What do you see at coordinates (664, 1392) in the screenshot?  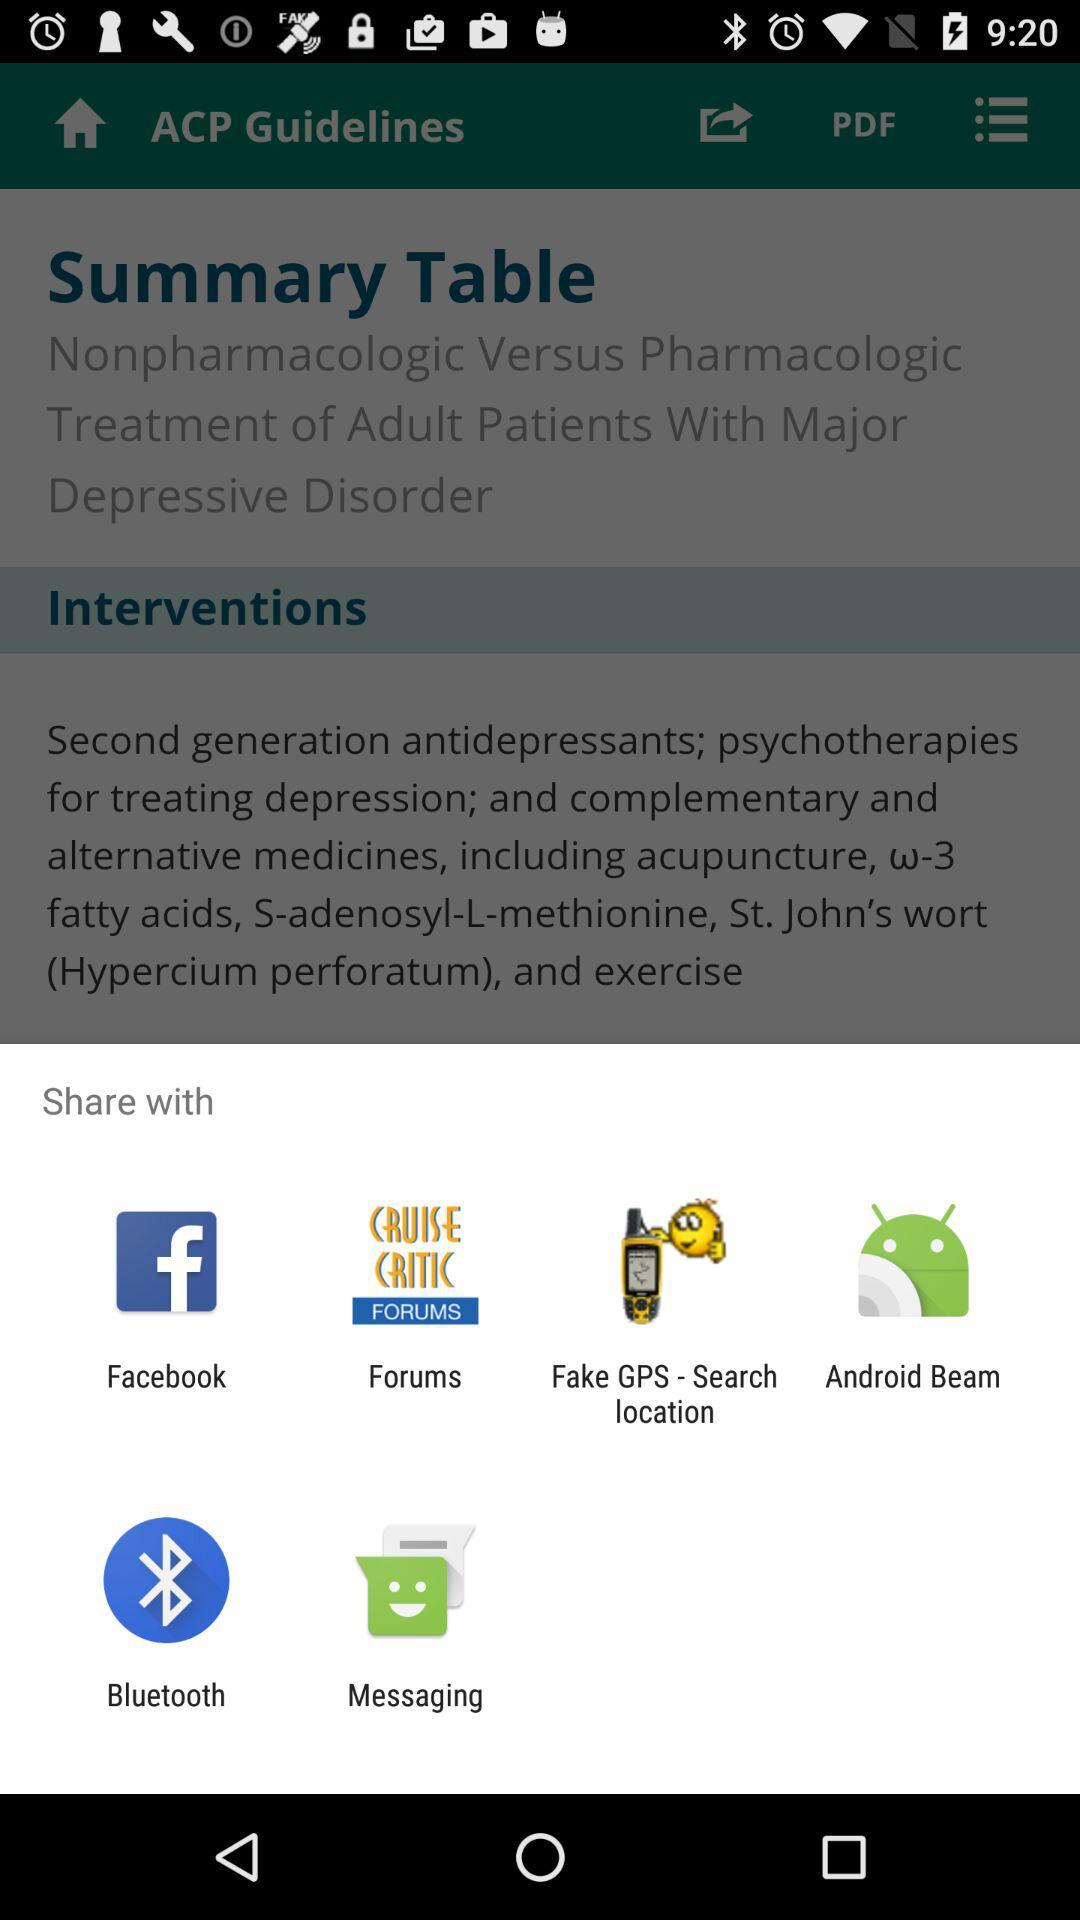 I see `app to the right of the forums item` at bounding box center [664, 1392].